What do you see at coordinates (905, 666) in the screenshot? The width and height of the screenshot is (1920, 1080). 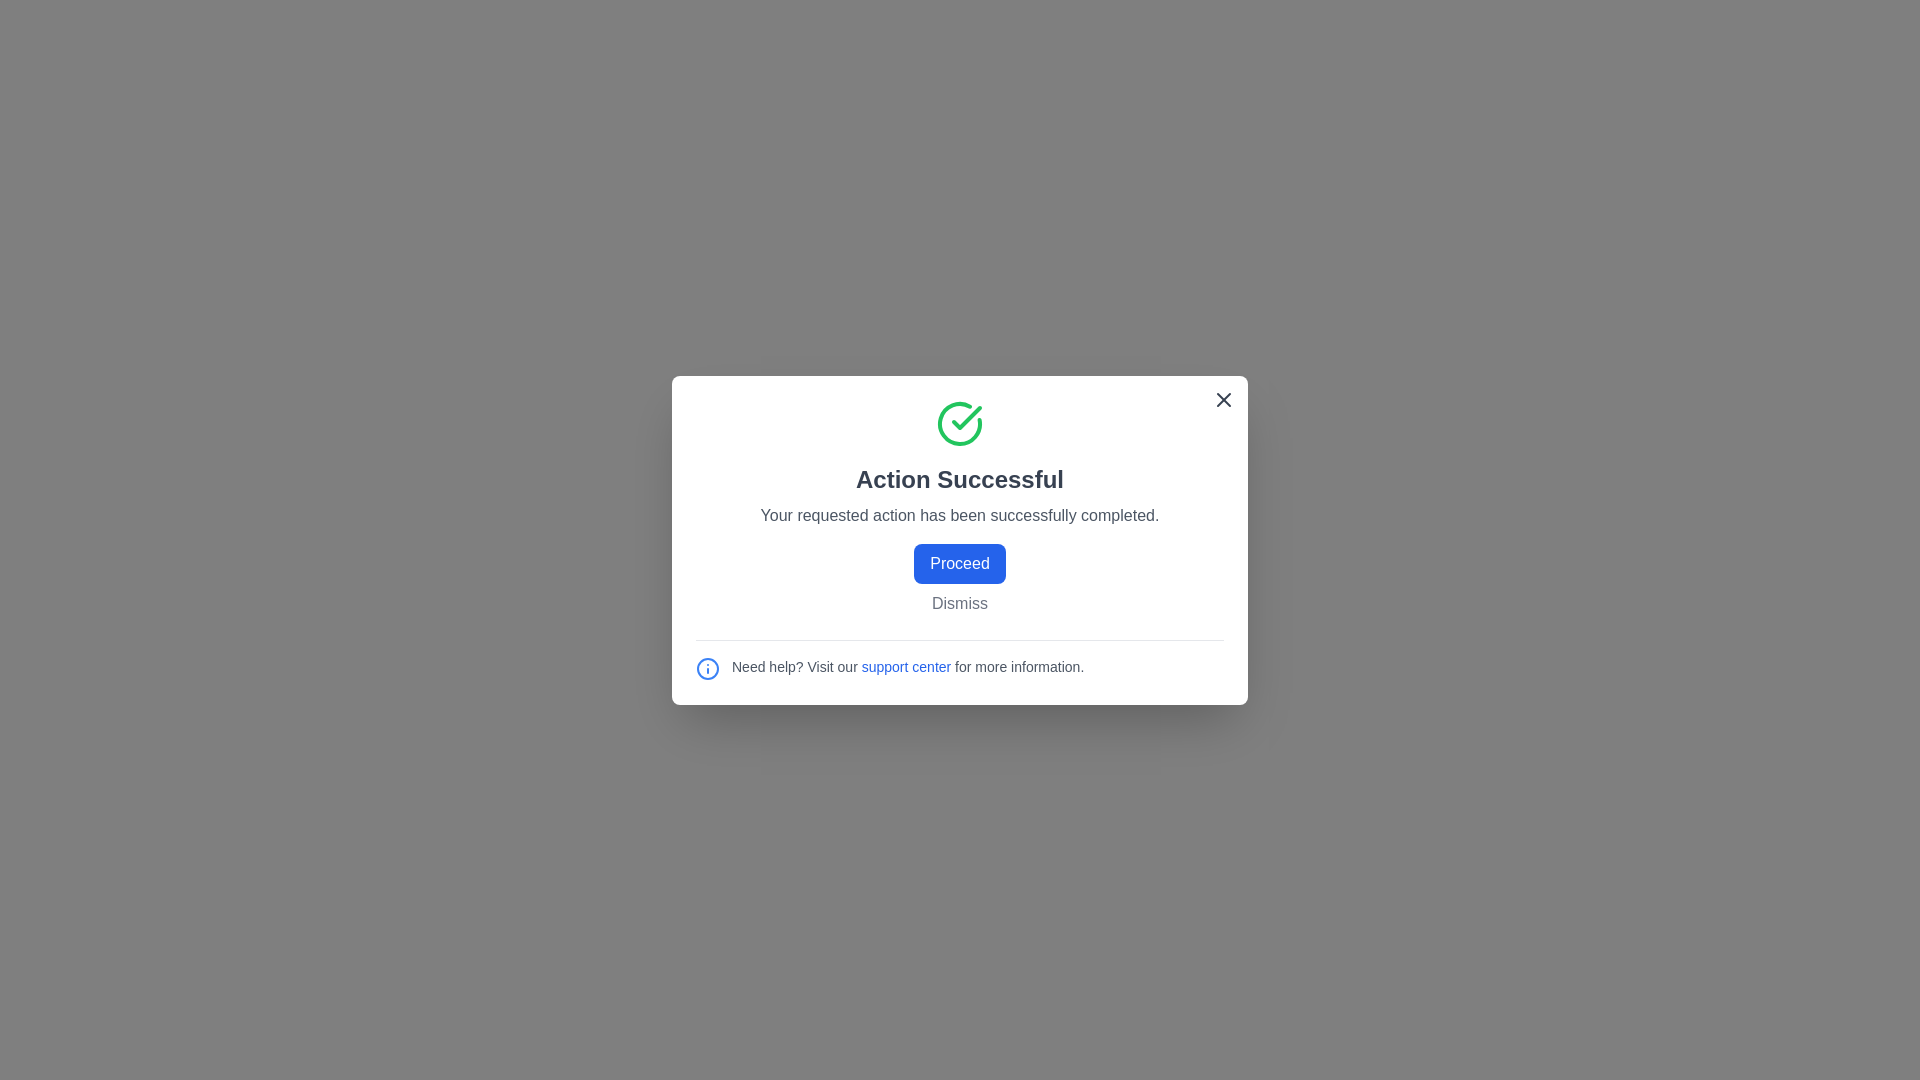 I see `the hyperlink located at the bottom of the modal dialog, which redirects to the support center for additional help or information` at bounding box center [905, 666].